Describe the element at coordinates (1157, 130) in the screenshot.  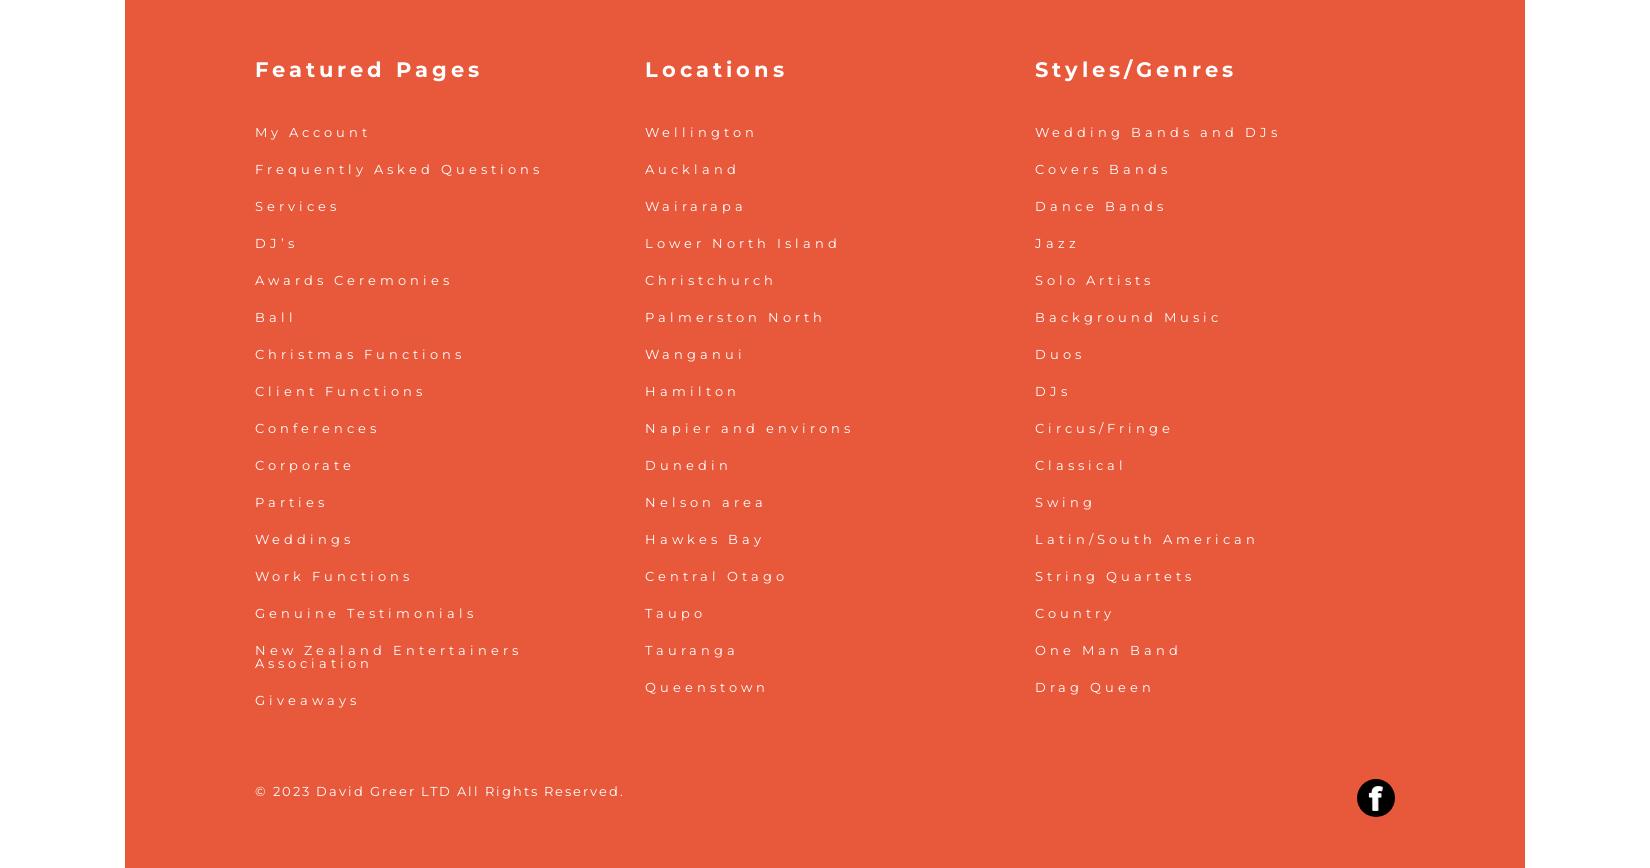
I see `'Wedding Bands and DJs'` at that location.